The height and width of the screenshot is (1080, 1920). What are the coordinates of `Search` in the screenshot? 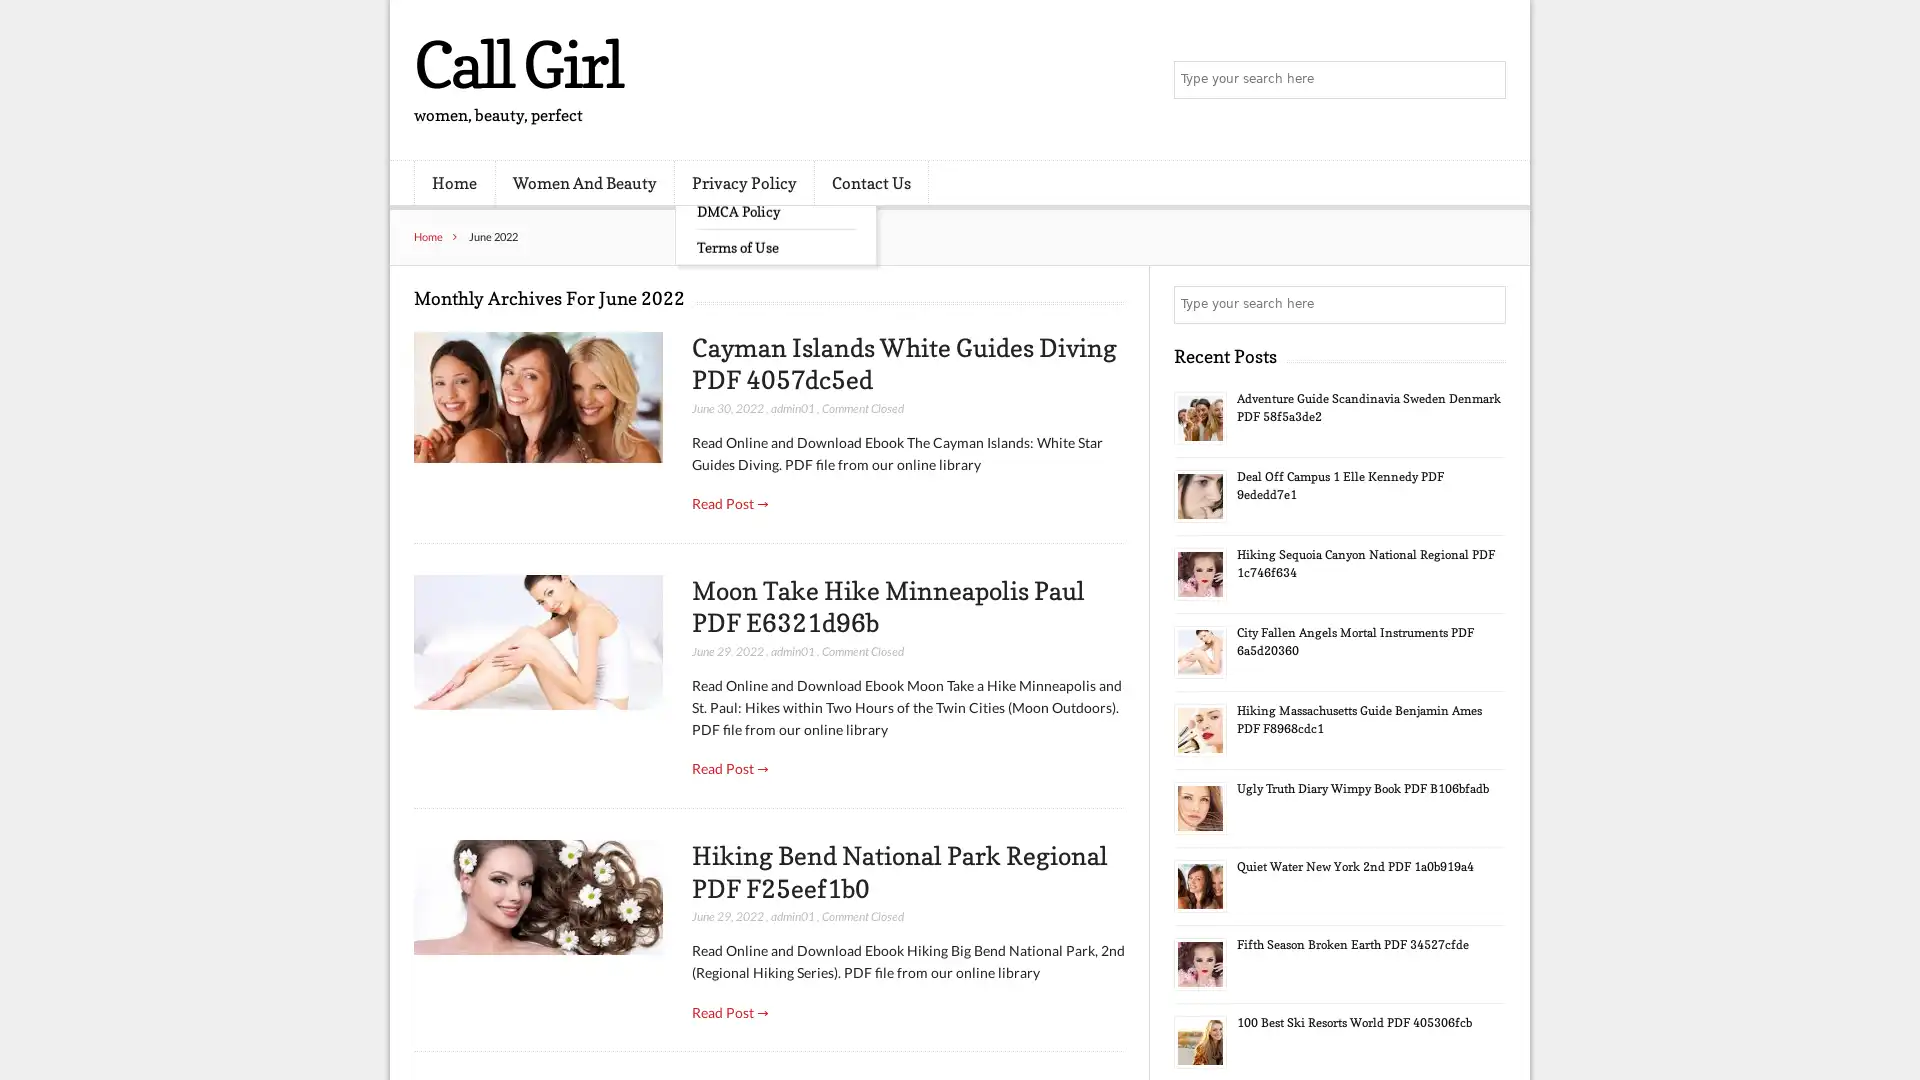 It's located at (1485, 304).